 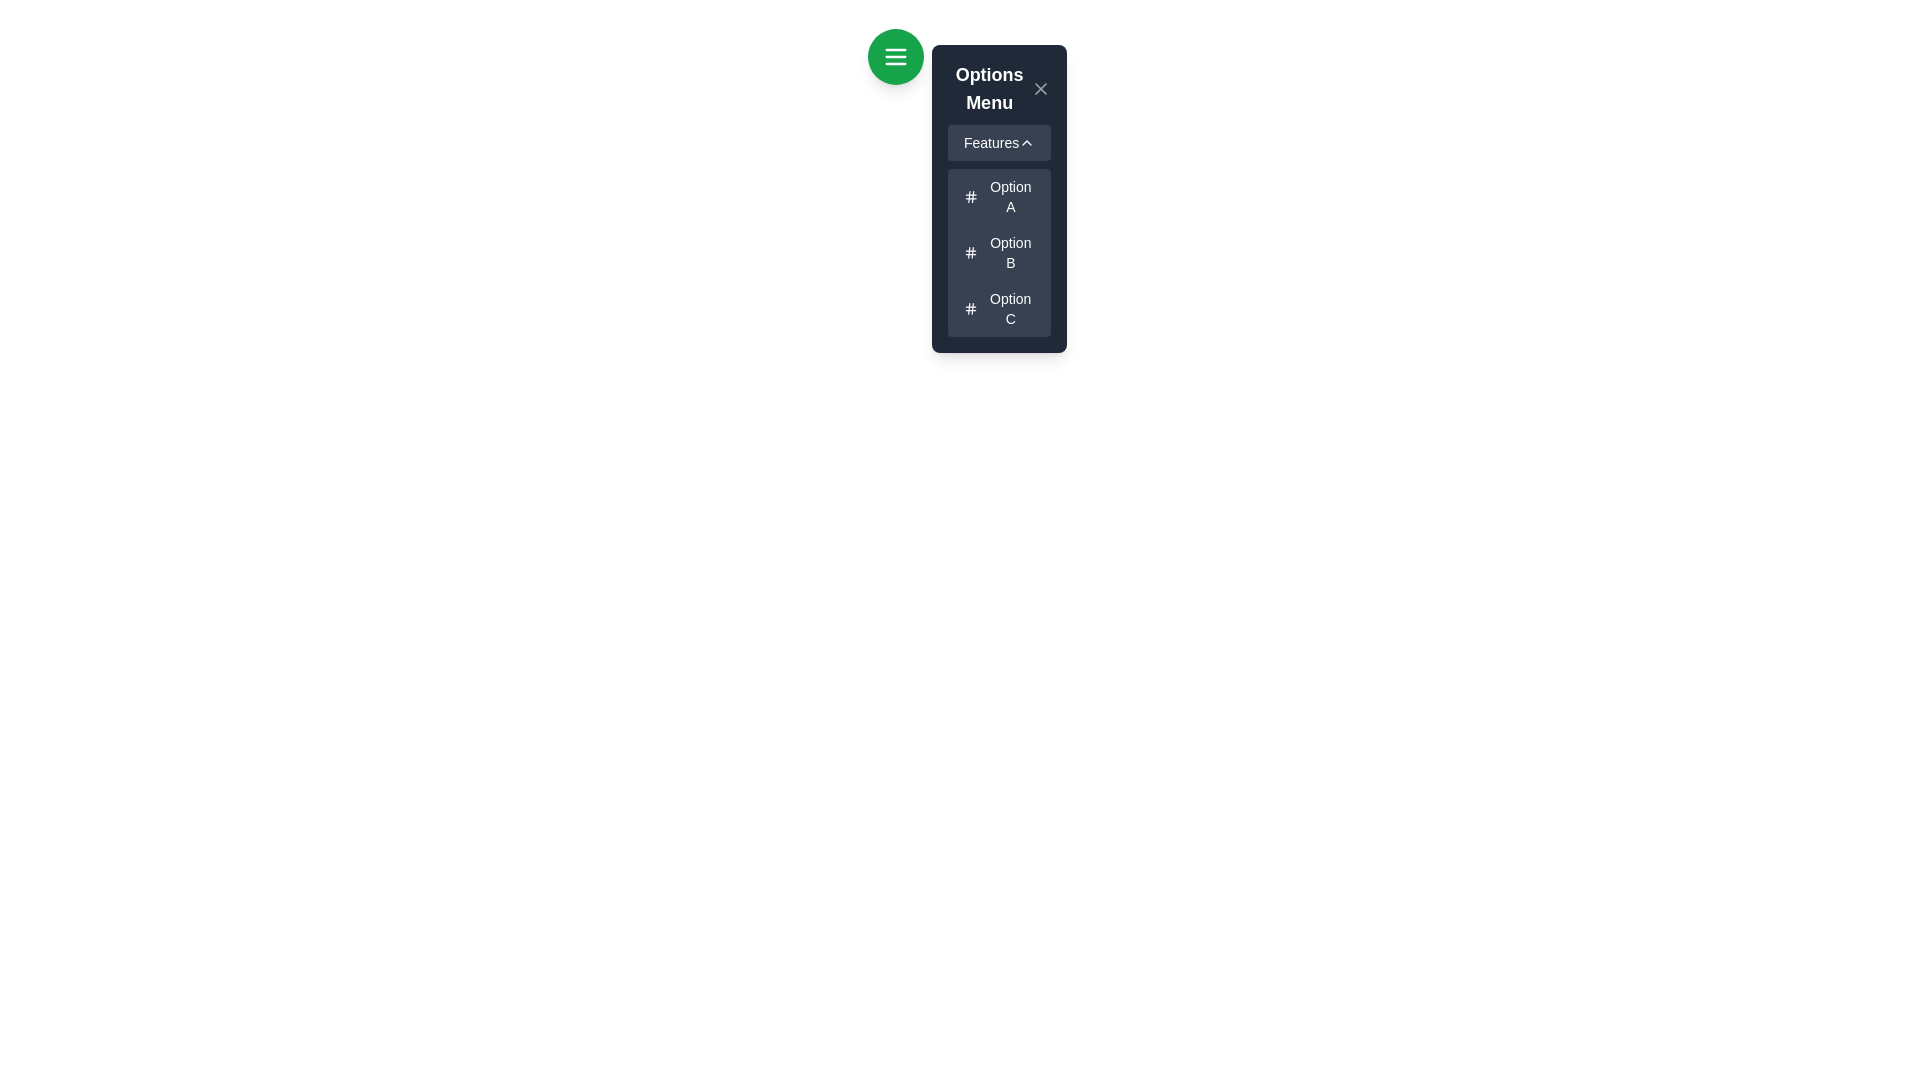 I want to click on the second option 'Option B' in the Dropdown Menu, which is vertically aligned with a dark gray background and contains three options: 'Option A', 'Option B', and 'Option C', so click(x=999, y=252).